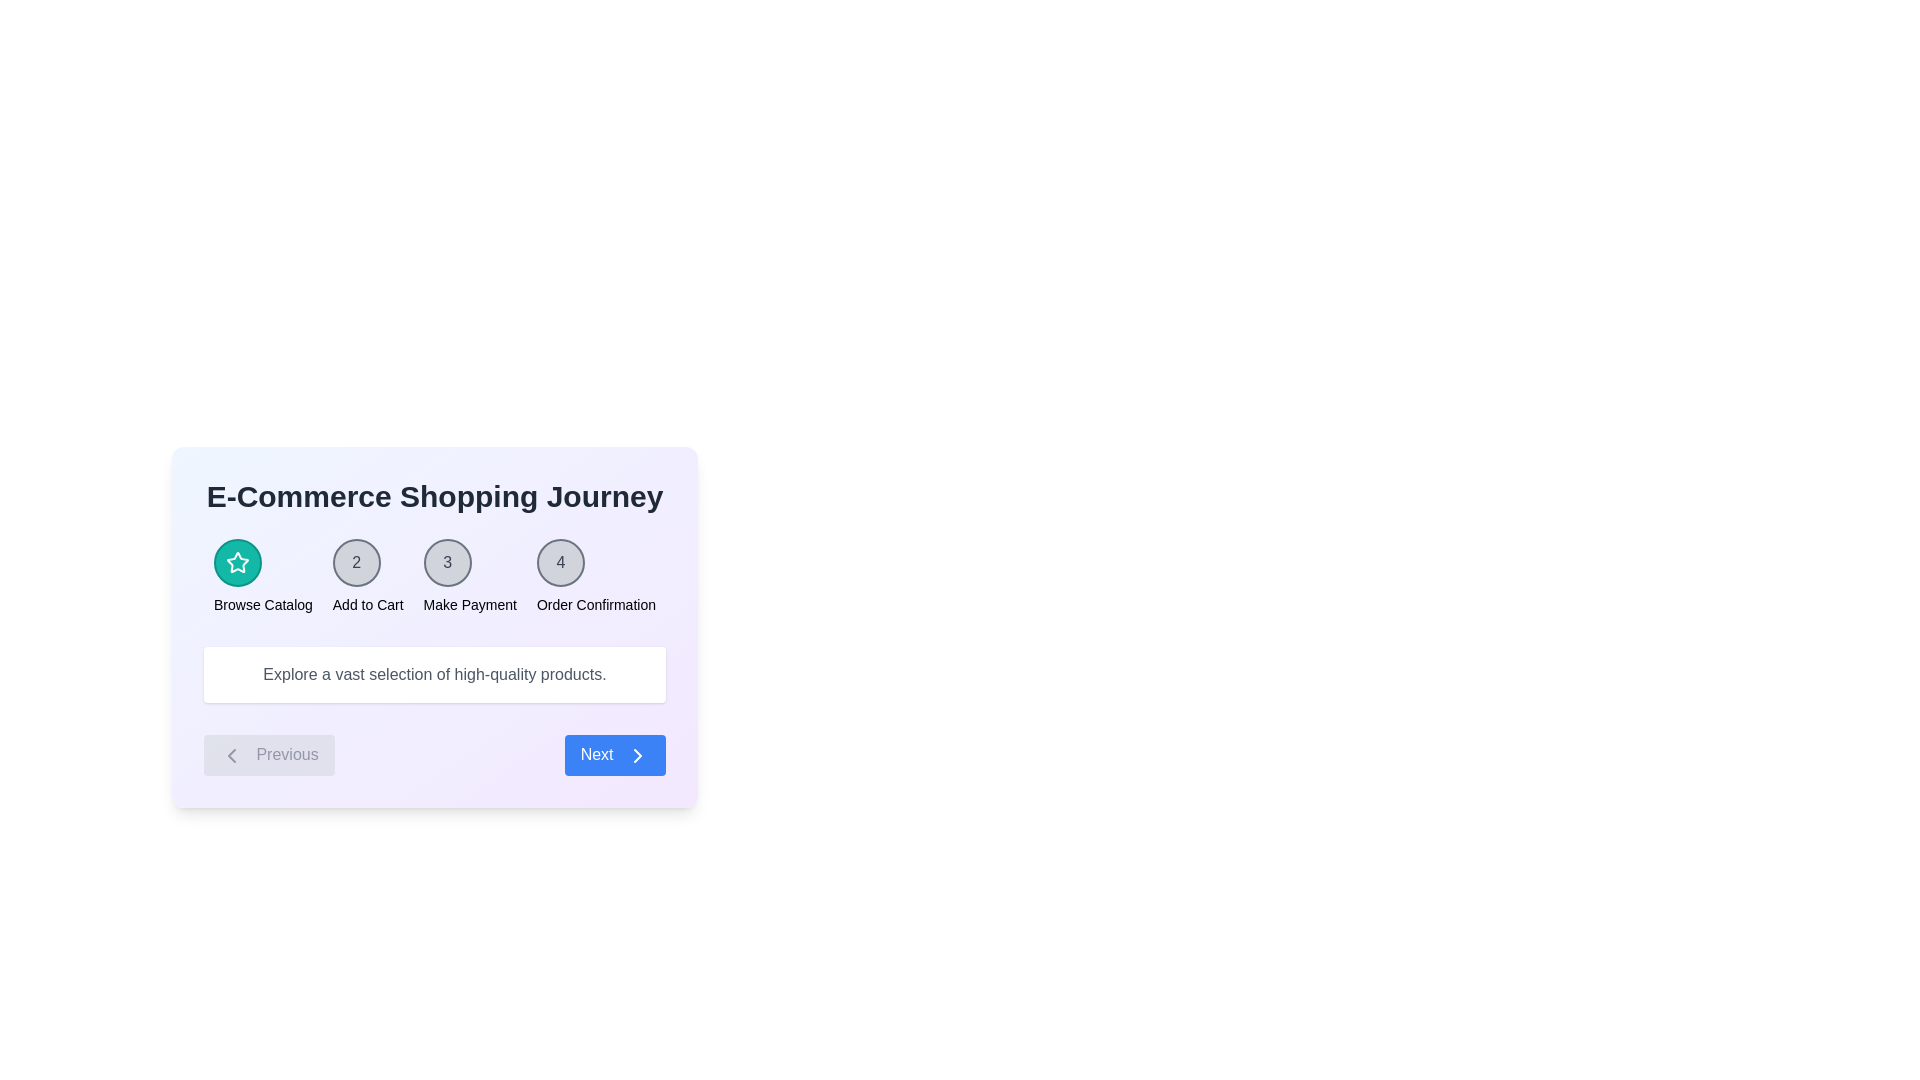 Image resolution: width=1920 pixels, height=1080 pixels. What do you see at coordinates (637, 755) in the screenshot?
I see `the SVG icon embedded within the blue 'Next' button located at the bottom-right of the card interface` at bounding box center [637, 755].